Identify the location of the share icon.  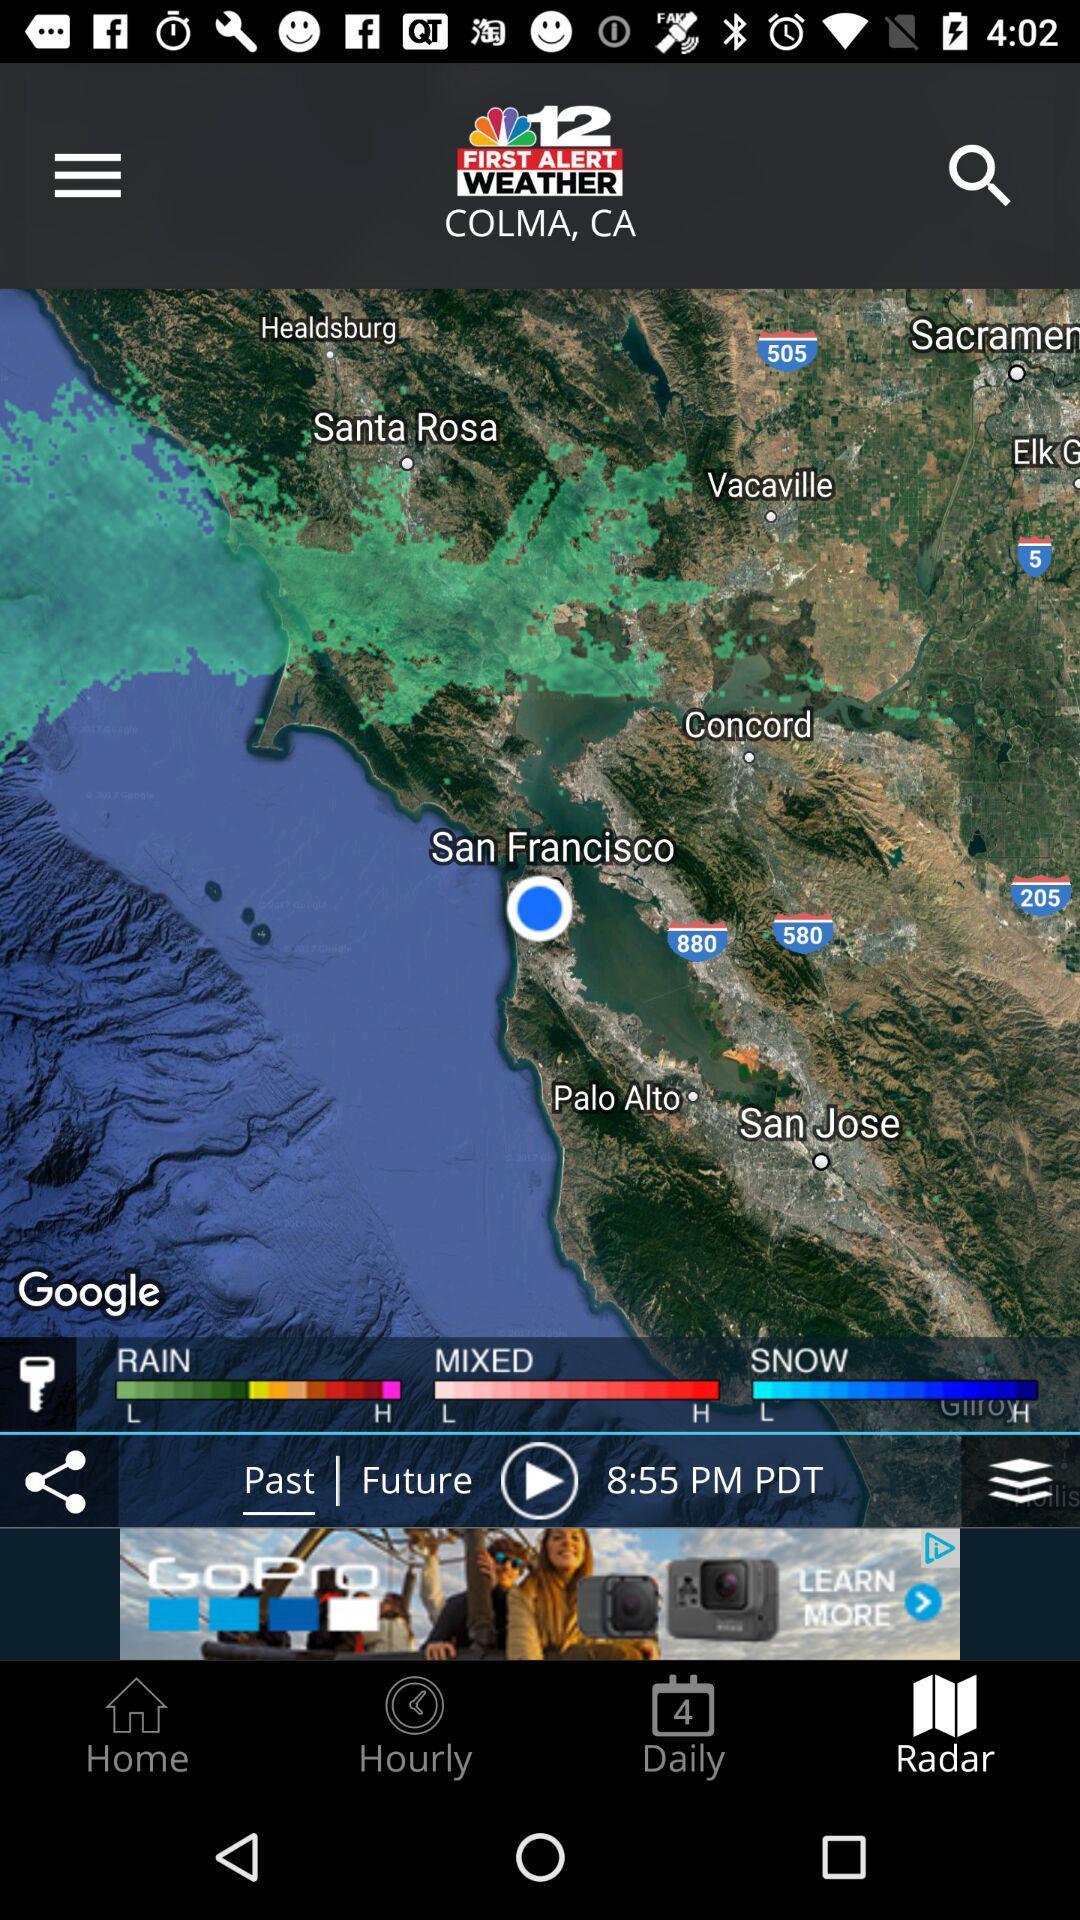
(58, 1480).